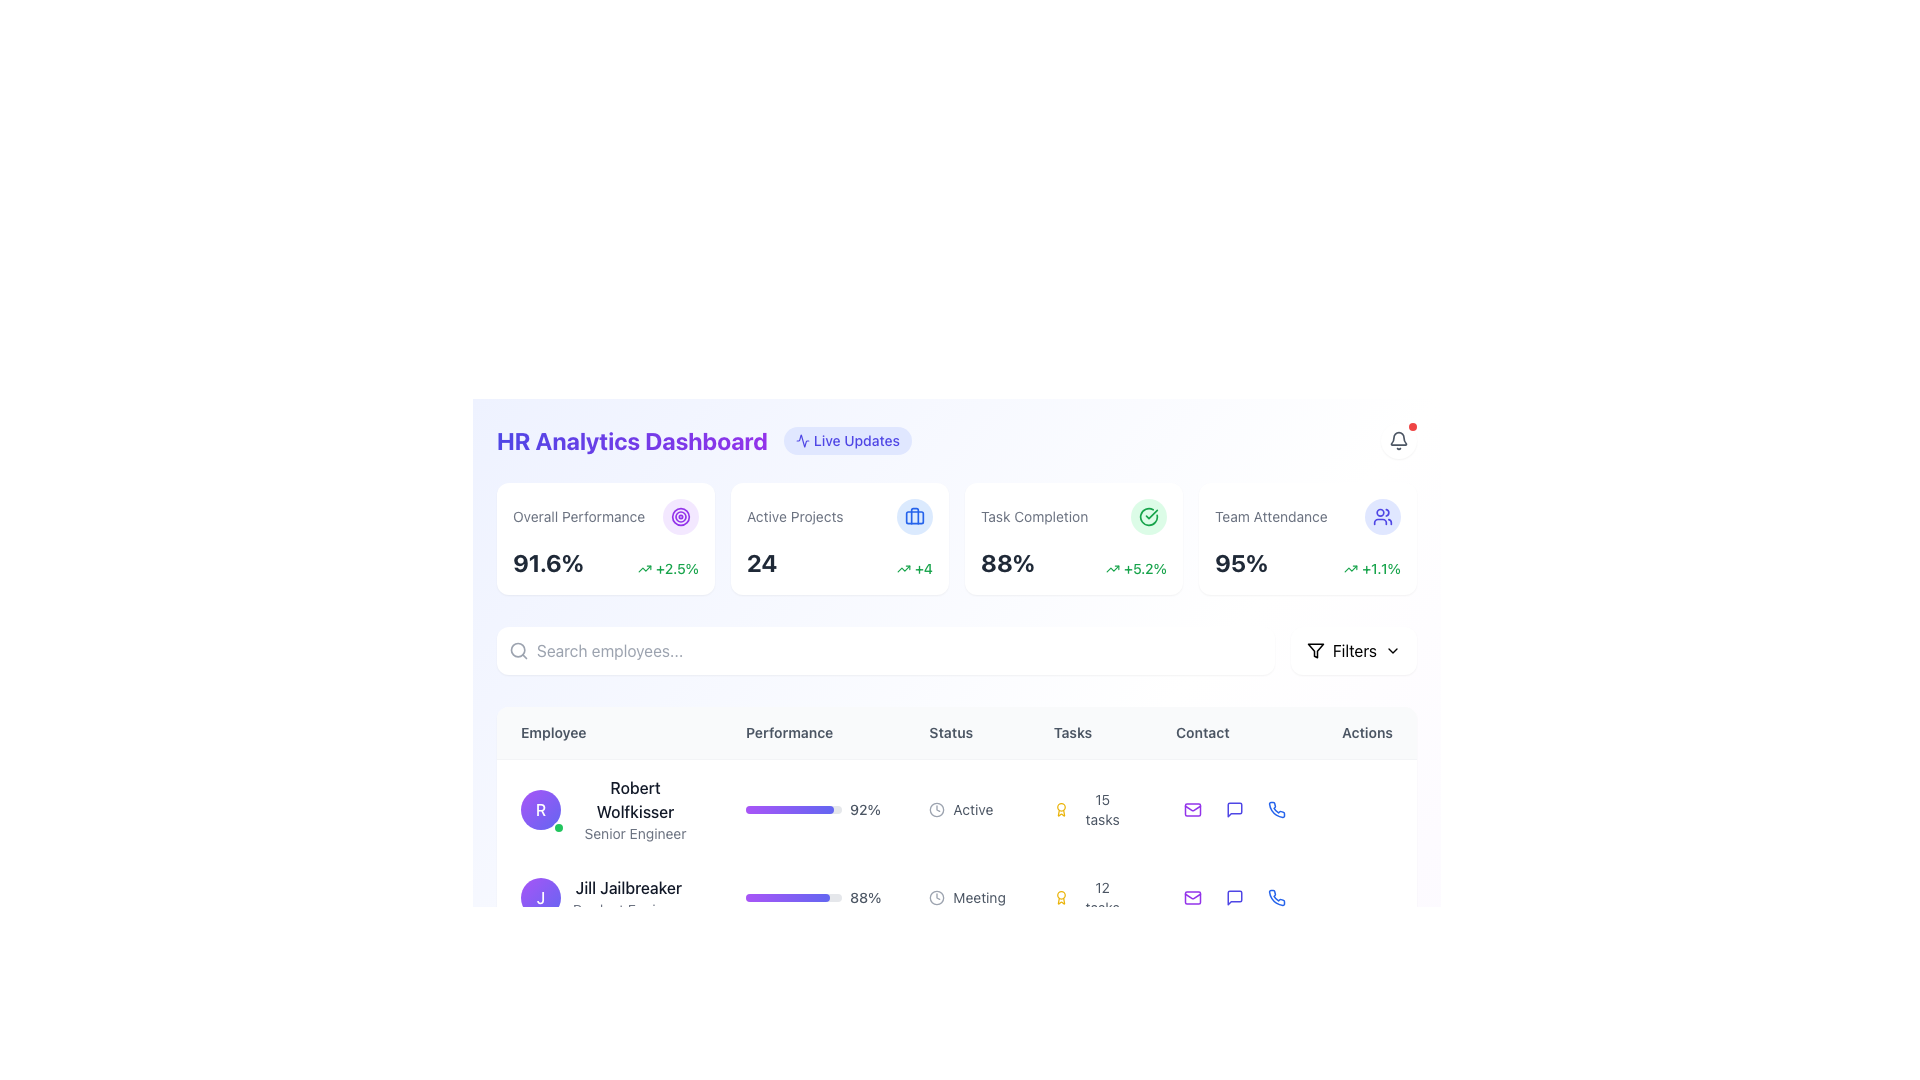 The image size is (1920, 1080). Describe the element at coordinates (903, 569) in the screenshot. I see `the visual representation of the positive trend icon located next to the numeric label '+4' in the 'Active Projects' card on the dashboard` at that location.